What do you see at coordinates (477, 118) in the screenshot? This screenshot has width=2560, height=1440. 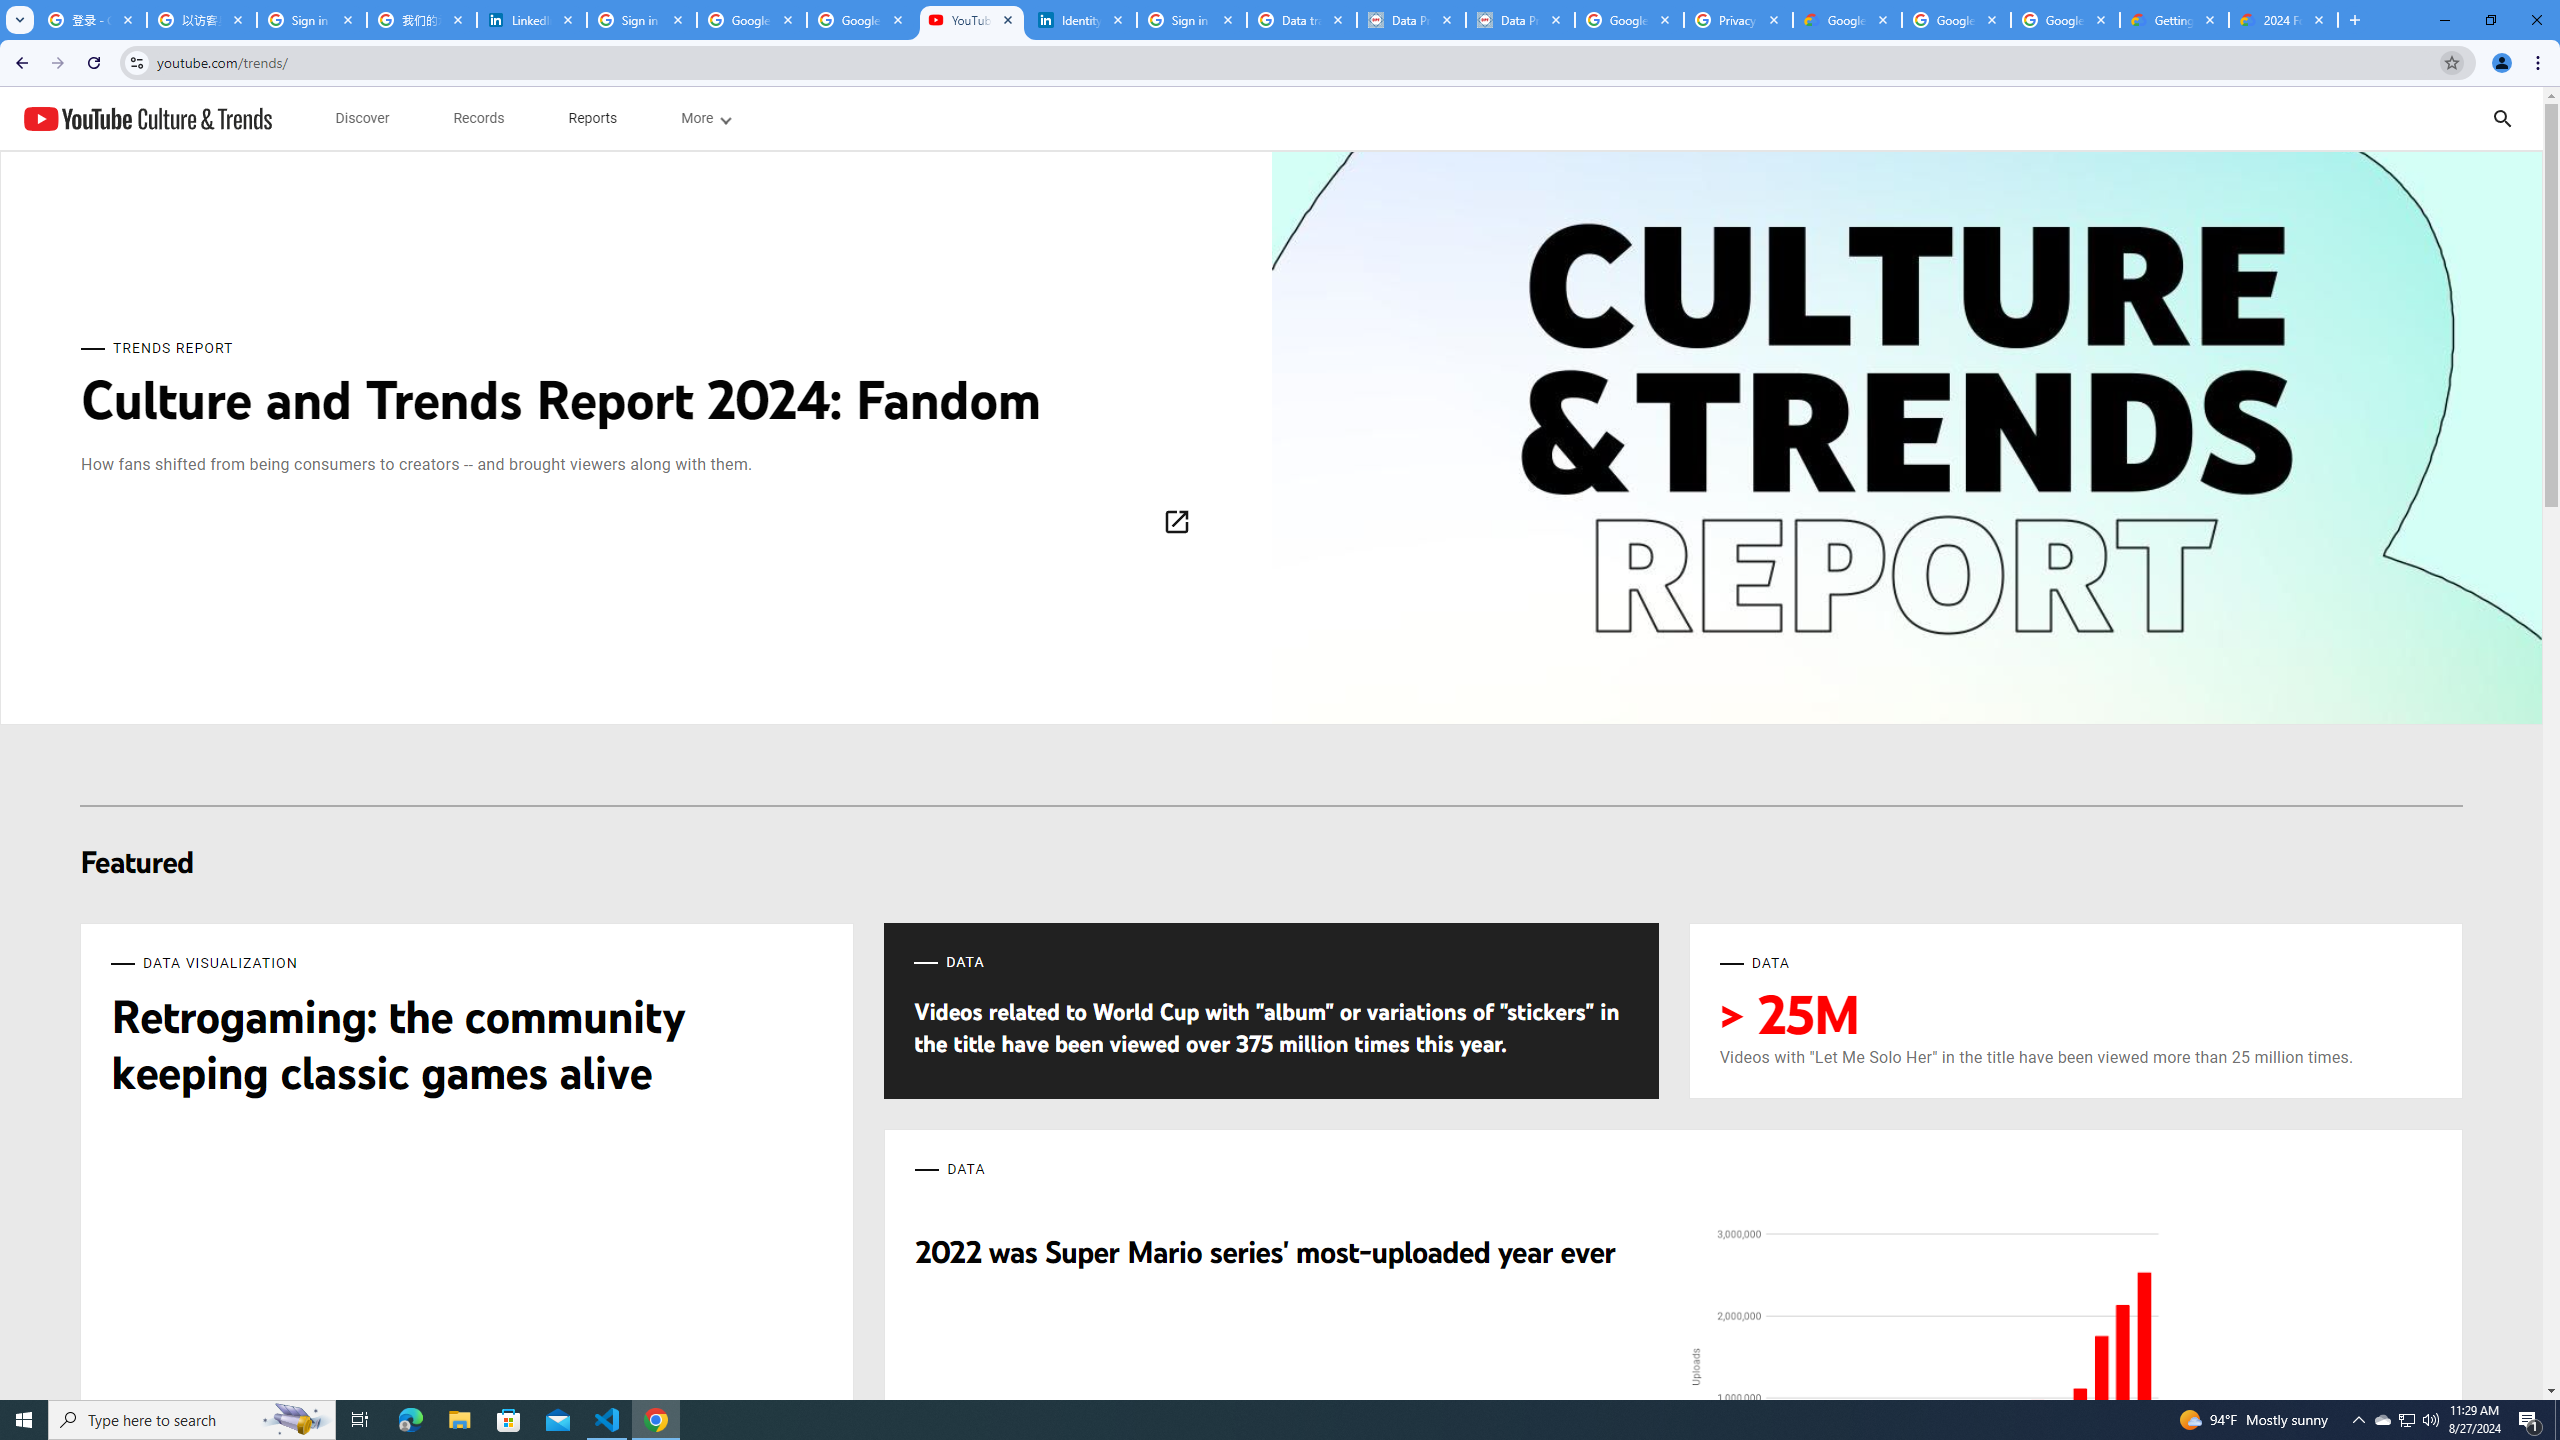 I see `'subnav-Records menupopup'` at bounding box center [477, 118].